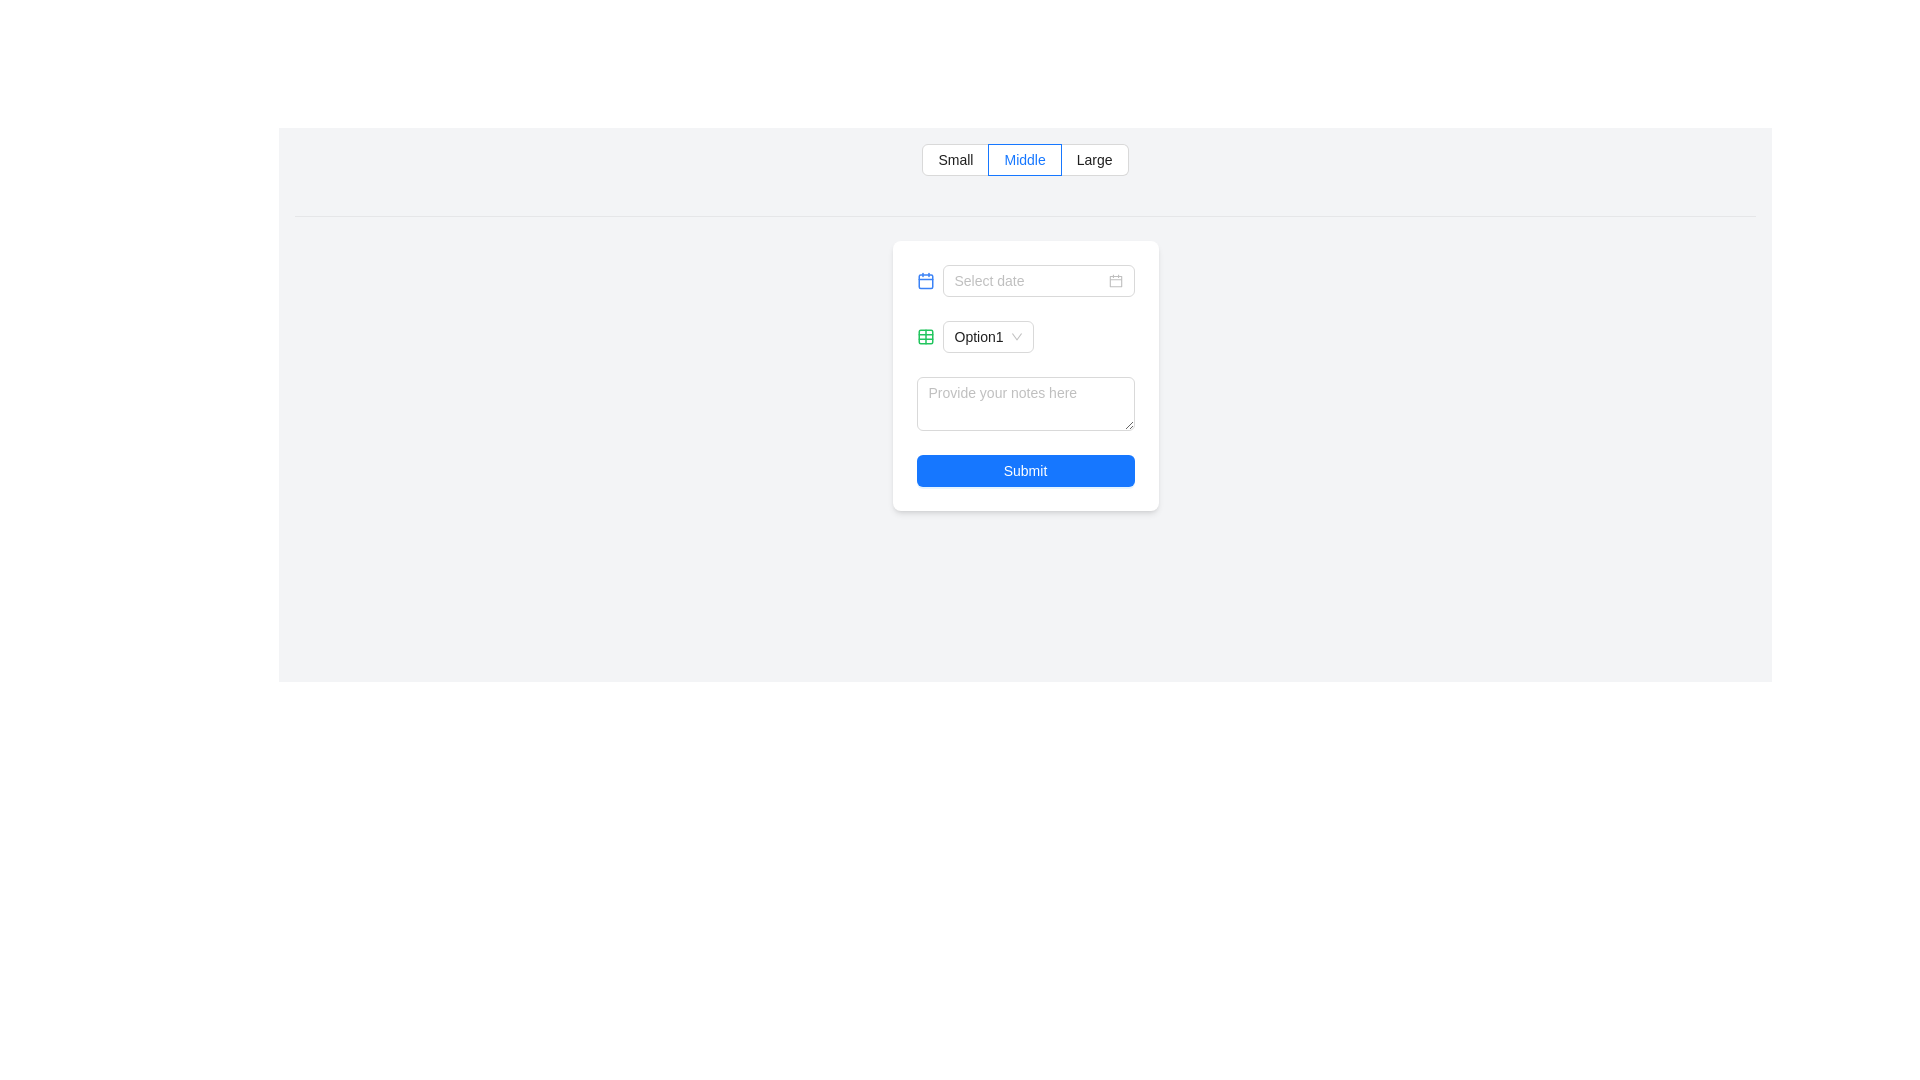  Describe the element at coordinates (1025, 158) in the screenshot. I see `the 'Middle' radio button label` at that location.